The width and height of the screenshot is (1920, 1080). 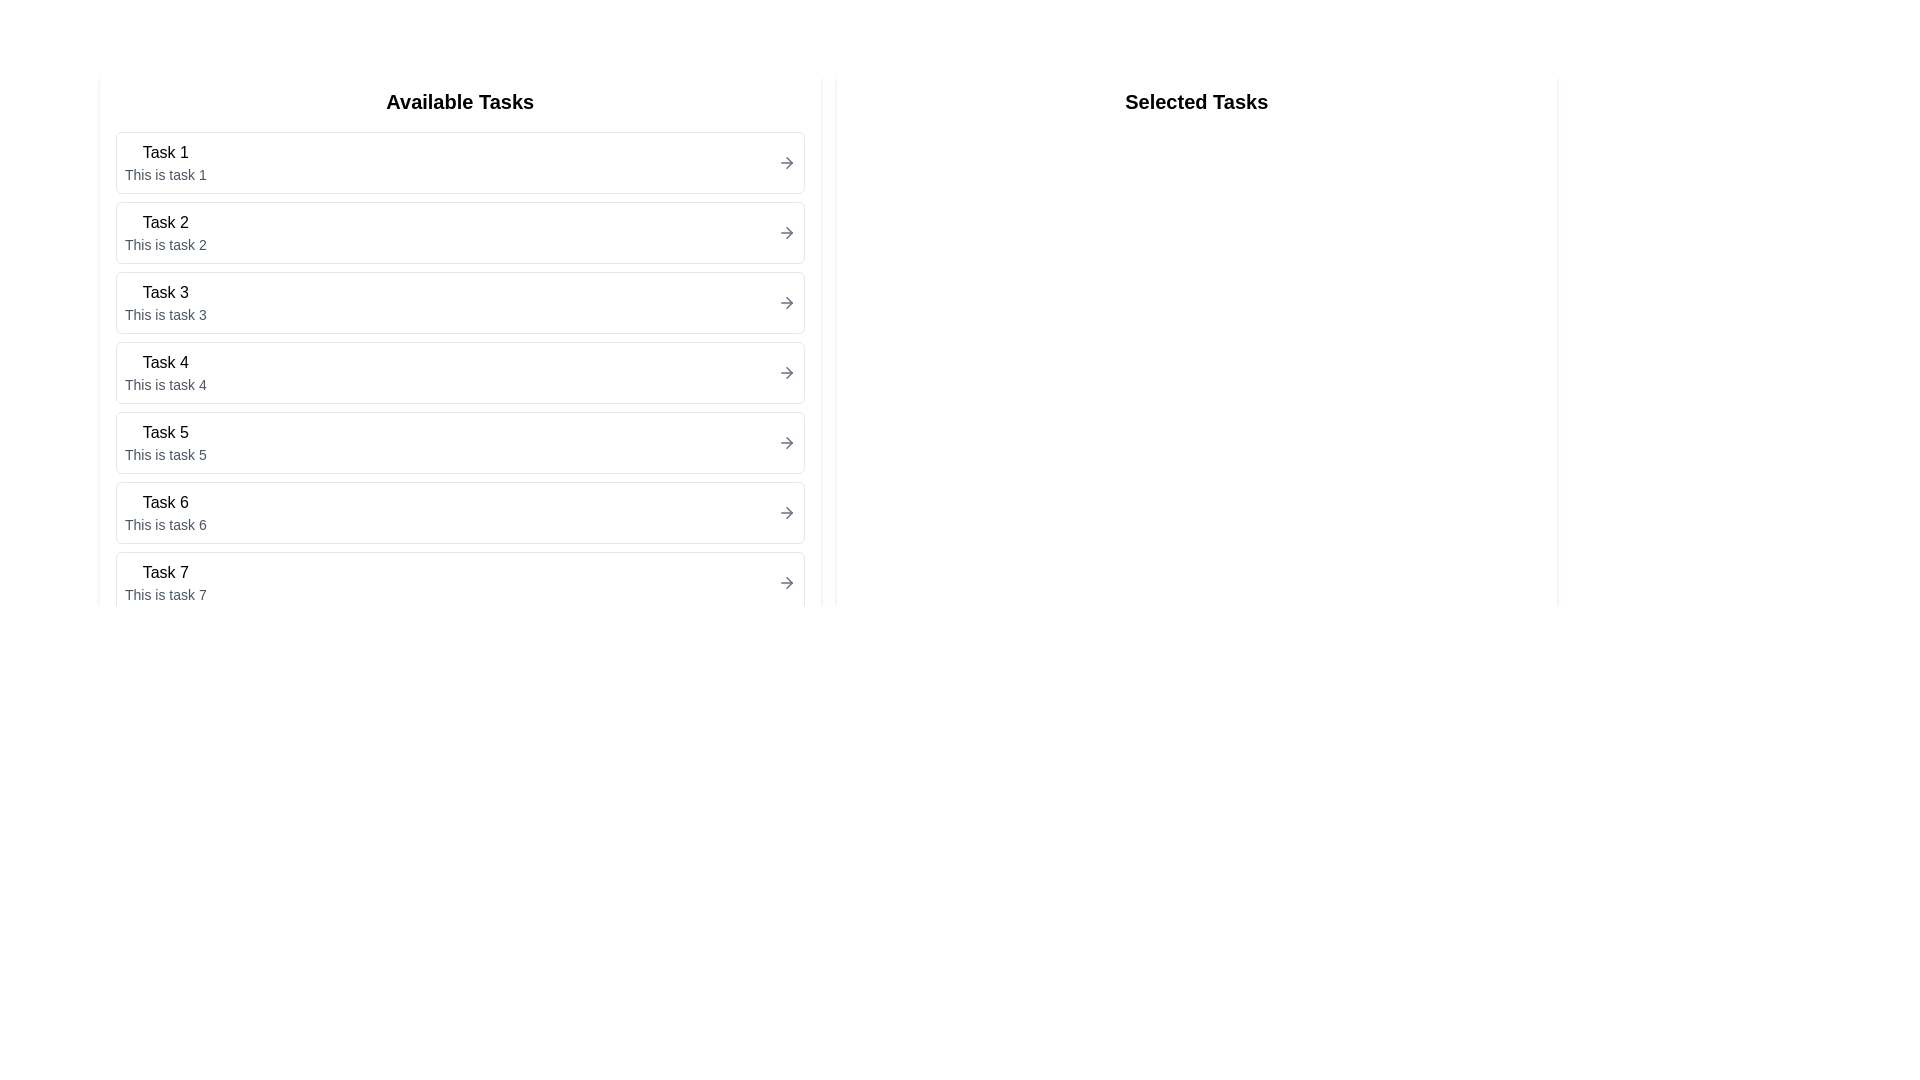 I want to click on the List item displaying 'Task 2' which is the second item in the 'Available Tasks' list, so click(x=165, y=231).